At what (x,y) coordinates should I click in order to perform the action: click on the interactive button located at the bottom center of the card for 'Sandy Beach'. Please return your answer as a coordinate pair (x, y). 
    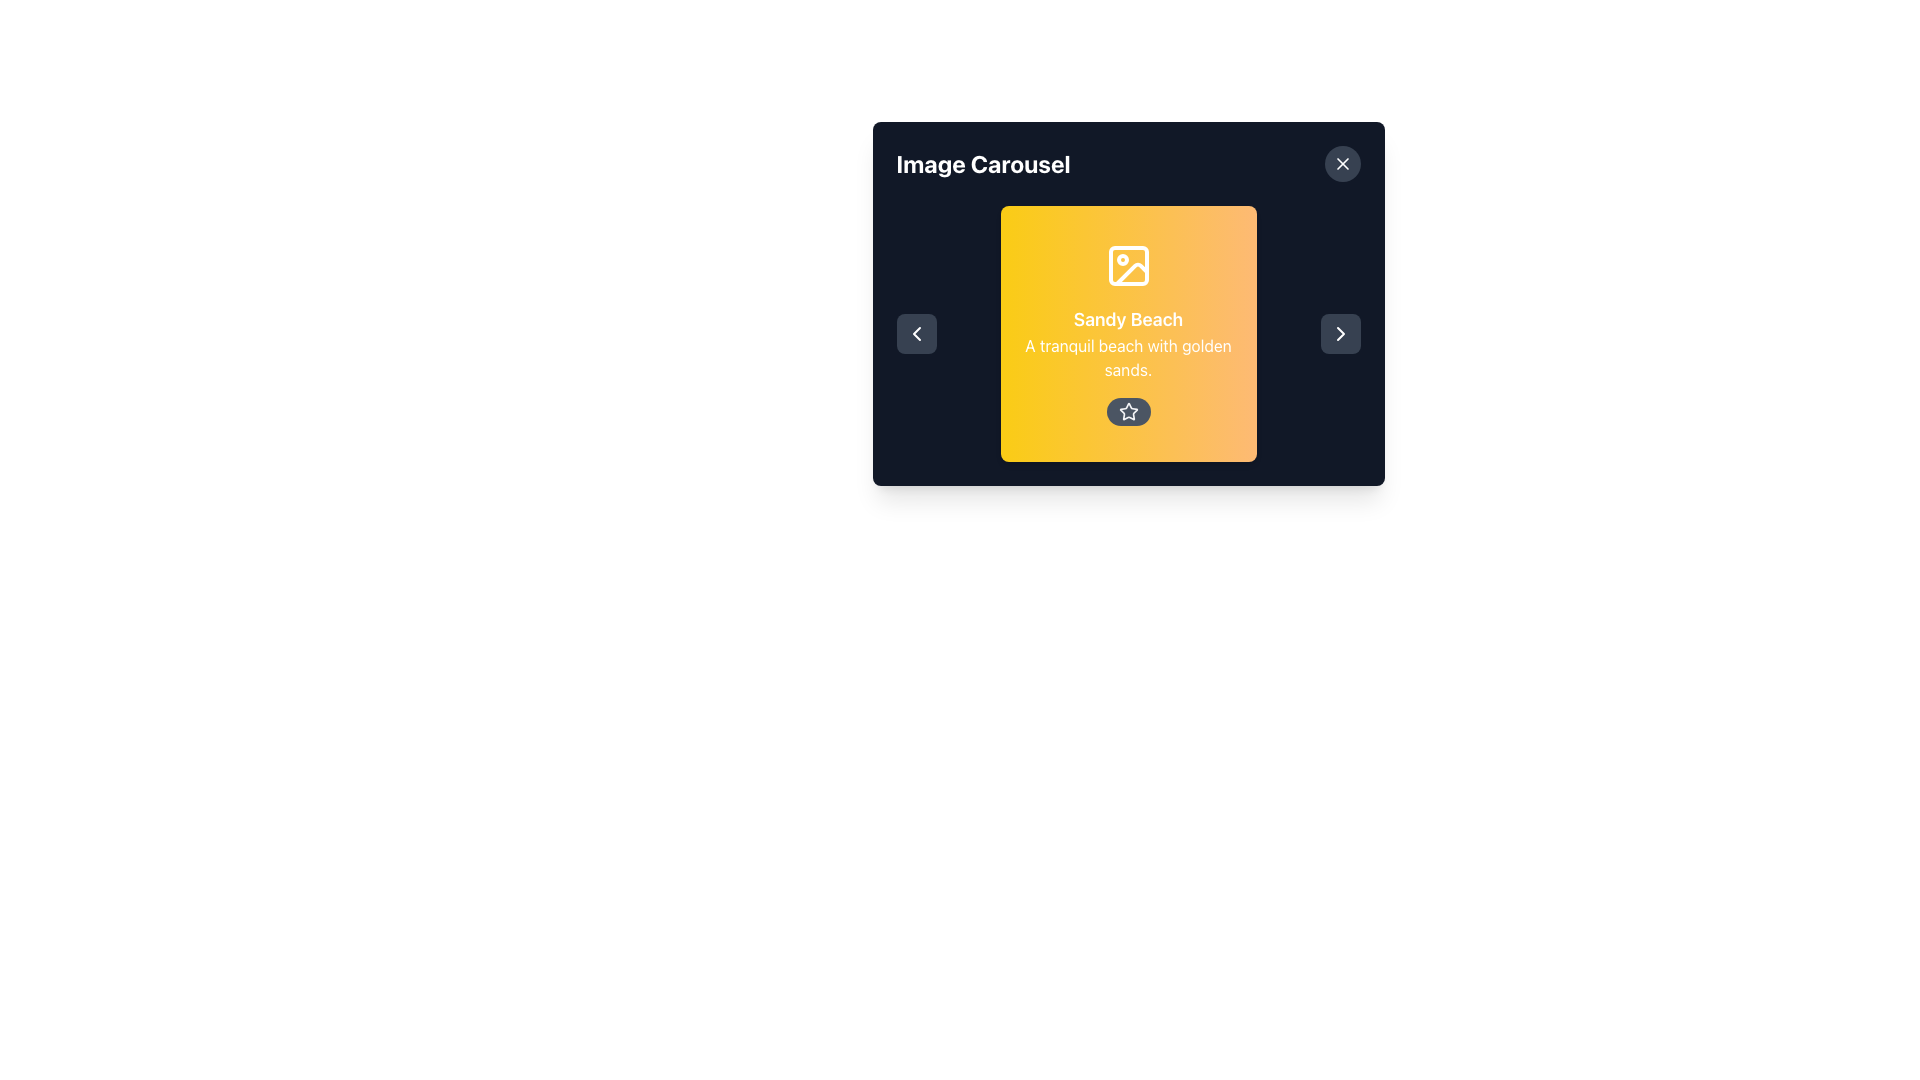
    Looking at the image, I should click on (1128, 411).